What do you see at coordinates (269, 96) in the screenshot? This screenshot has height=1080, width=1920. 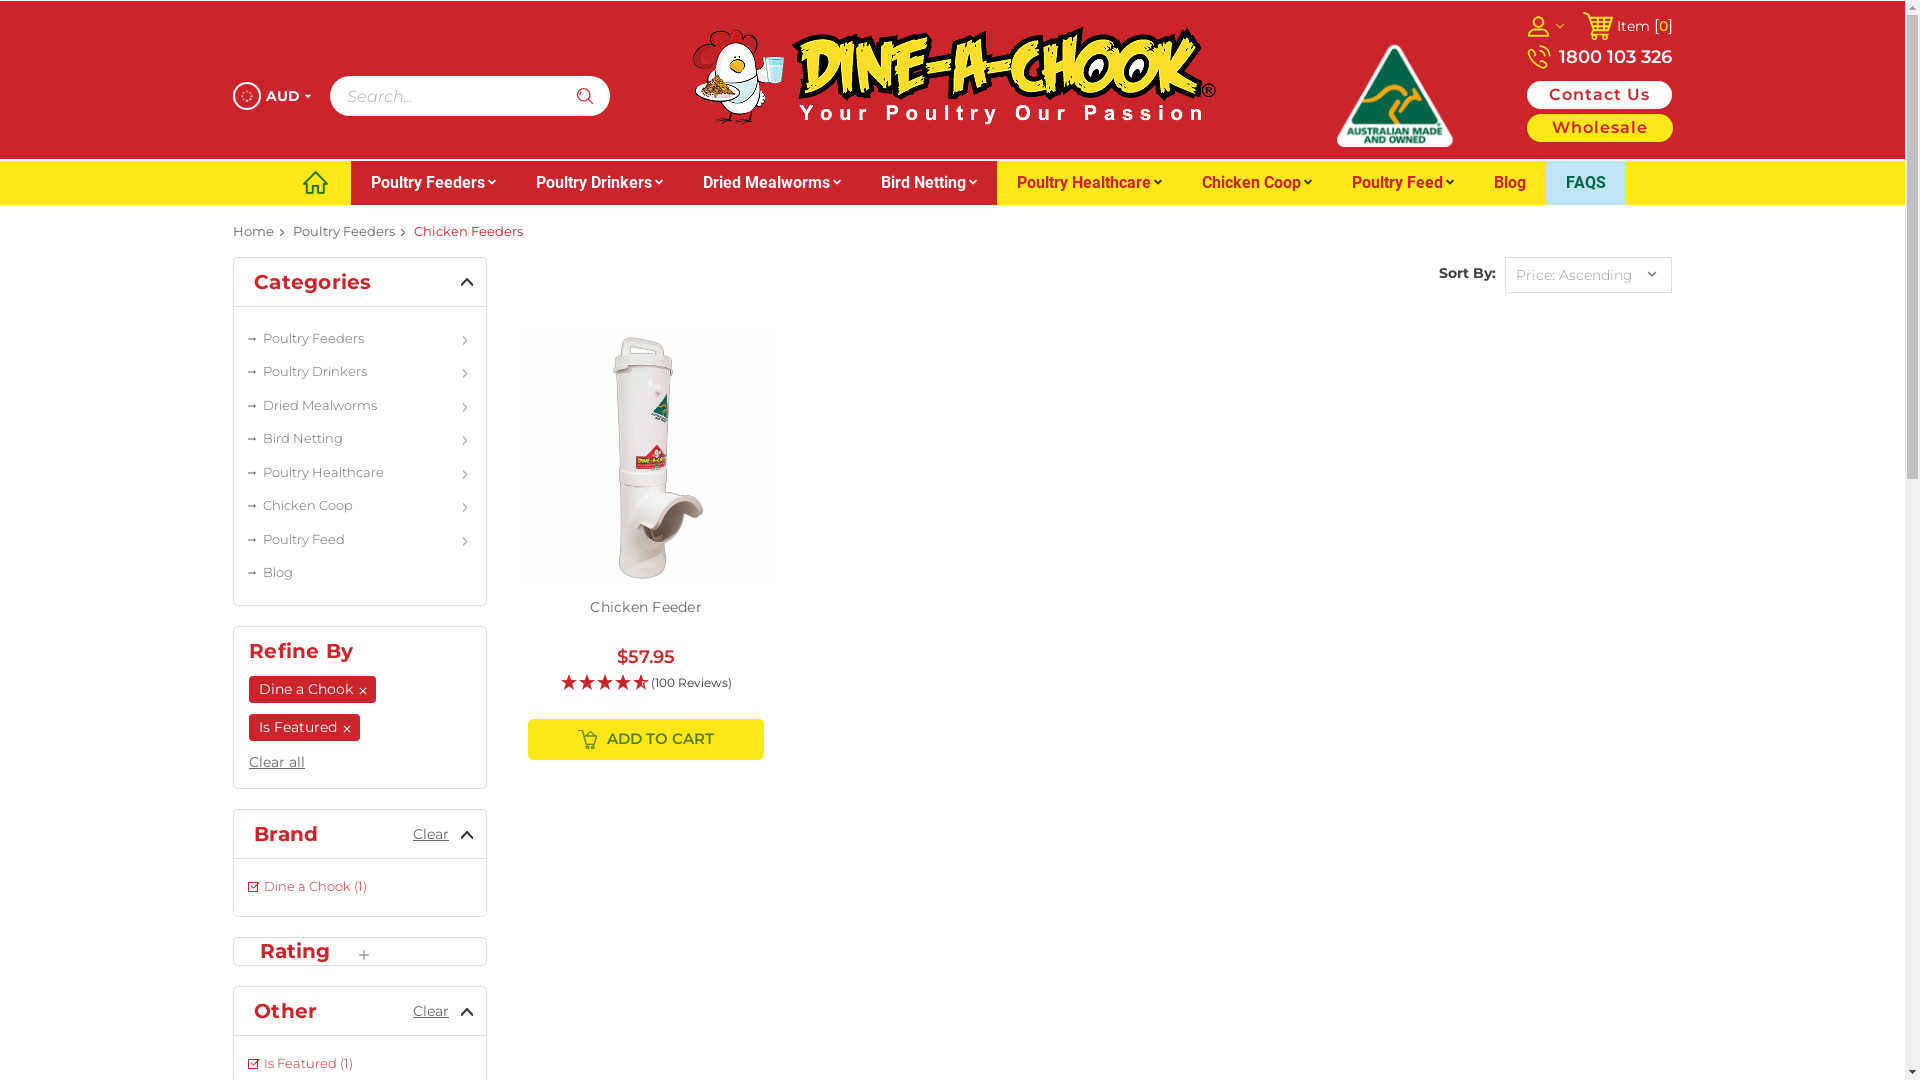 I see `'AUD'` at bounding box center [269, 96].